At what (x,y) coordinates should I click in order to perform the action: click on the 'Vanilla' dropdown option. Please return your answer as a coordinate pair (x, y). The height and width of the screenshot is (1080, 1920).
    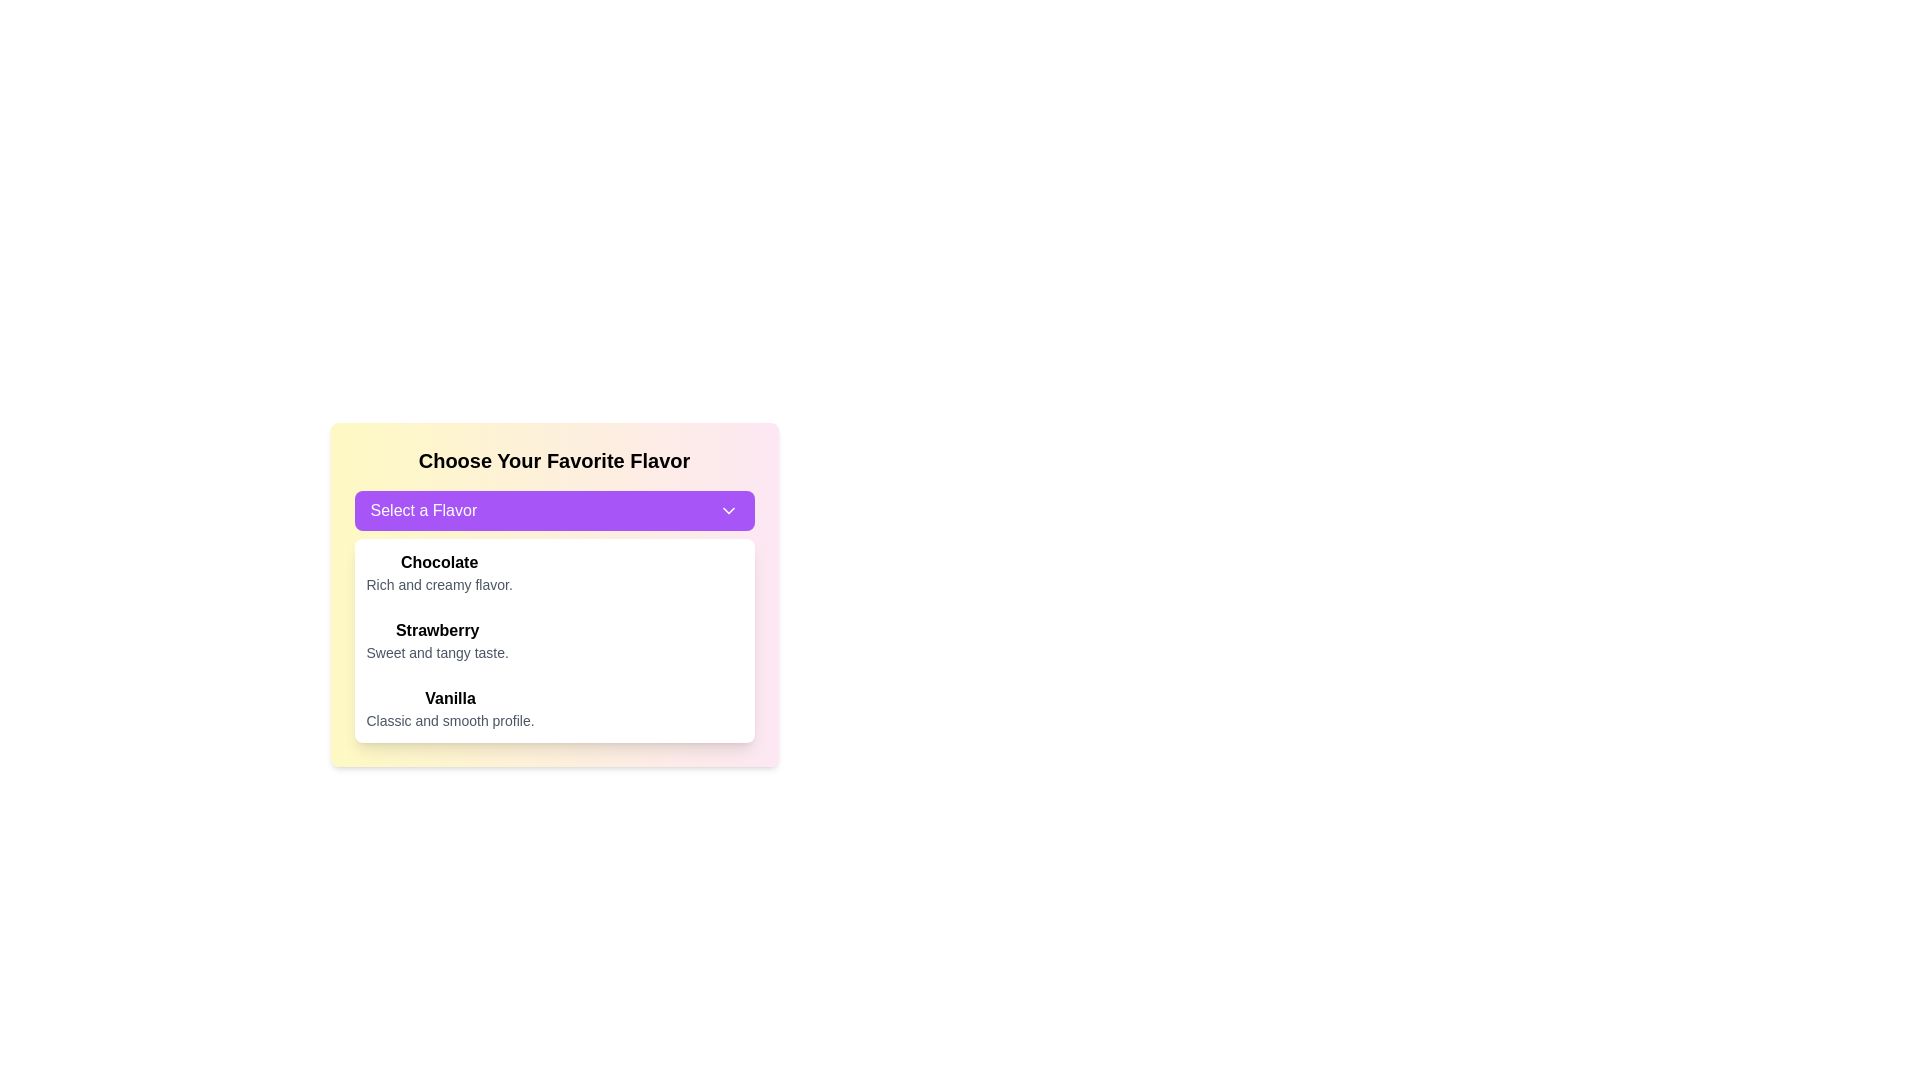
    Looking at the image, I should click on (449, 708).